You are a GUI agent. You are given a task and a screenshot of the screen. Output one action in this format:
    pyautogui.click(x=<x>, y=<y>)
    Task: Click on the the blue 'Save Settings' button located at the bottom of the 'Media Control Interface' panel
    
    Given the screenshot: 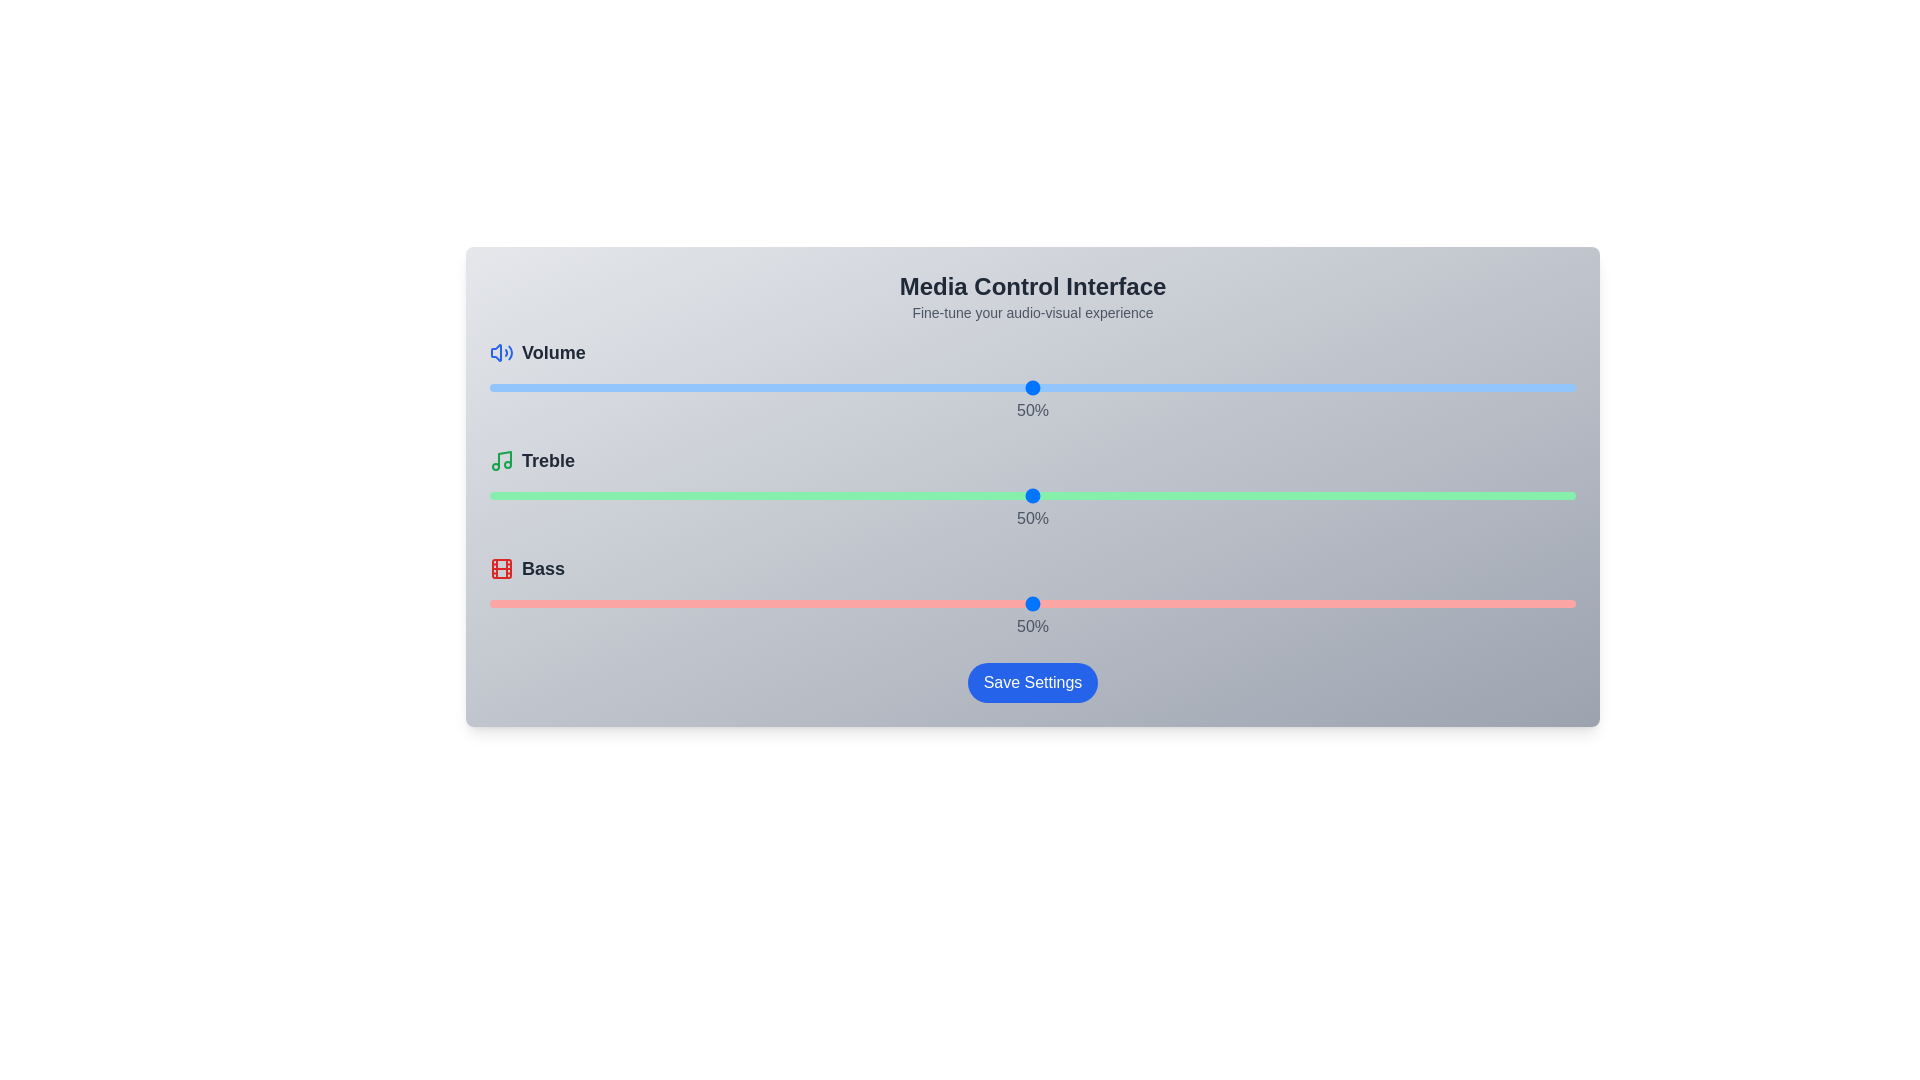 What is the action you would take?
    pyautogui.click(x=1032, y=681)
    